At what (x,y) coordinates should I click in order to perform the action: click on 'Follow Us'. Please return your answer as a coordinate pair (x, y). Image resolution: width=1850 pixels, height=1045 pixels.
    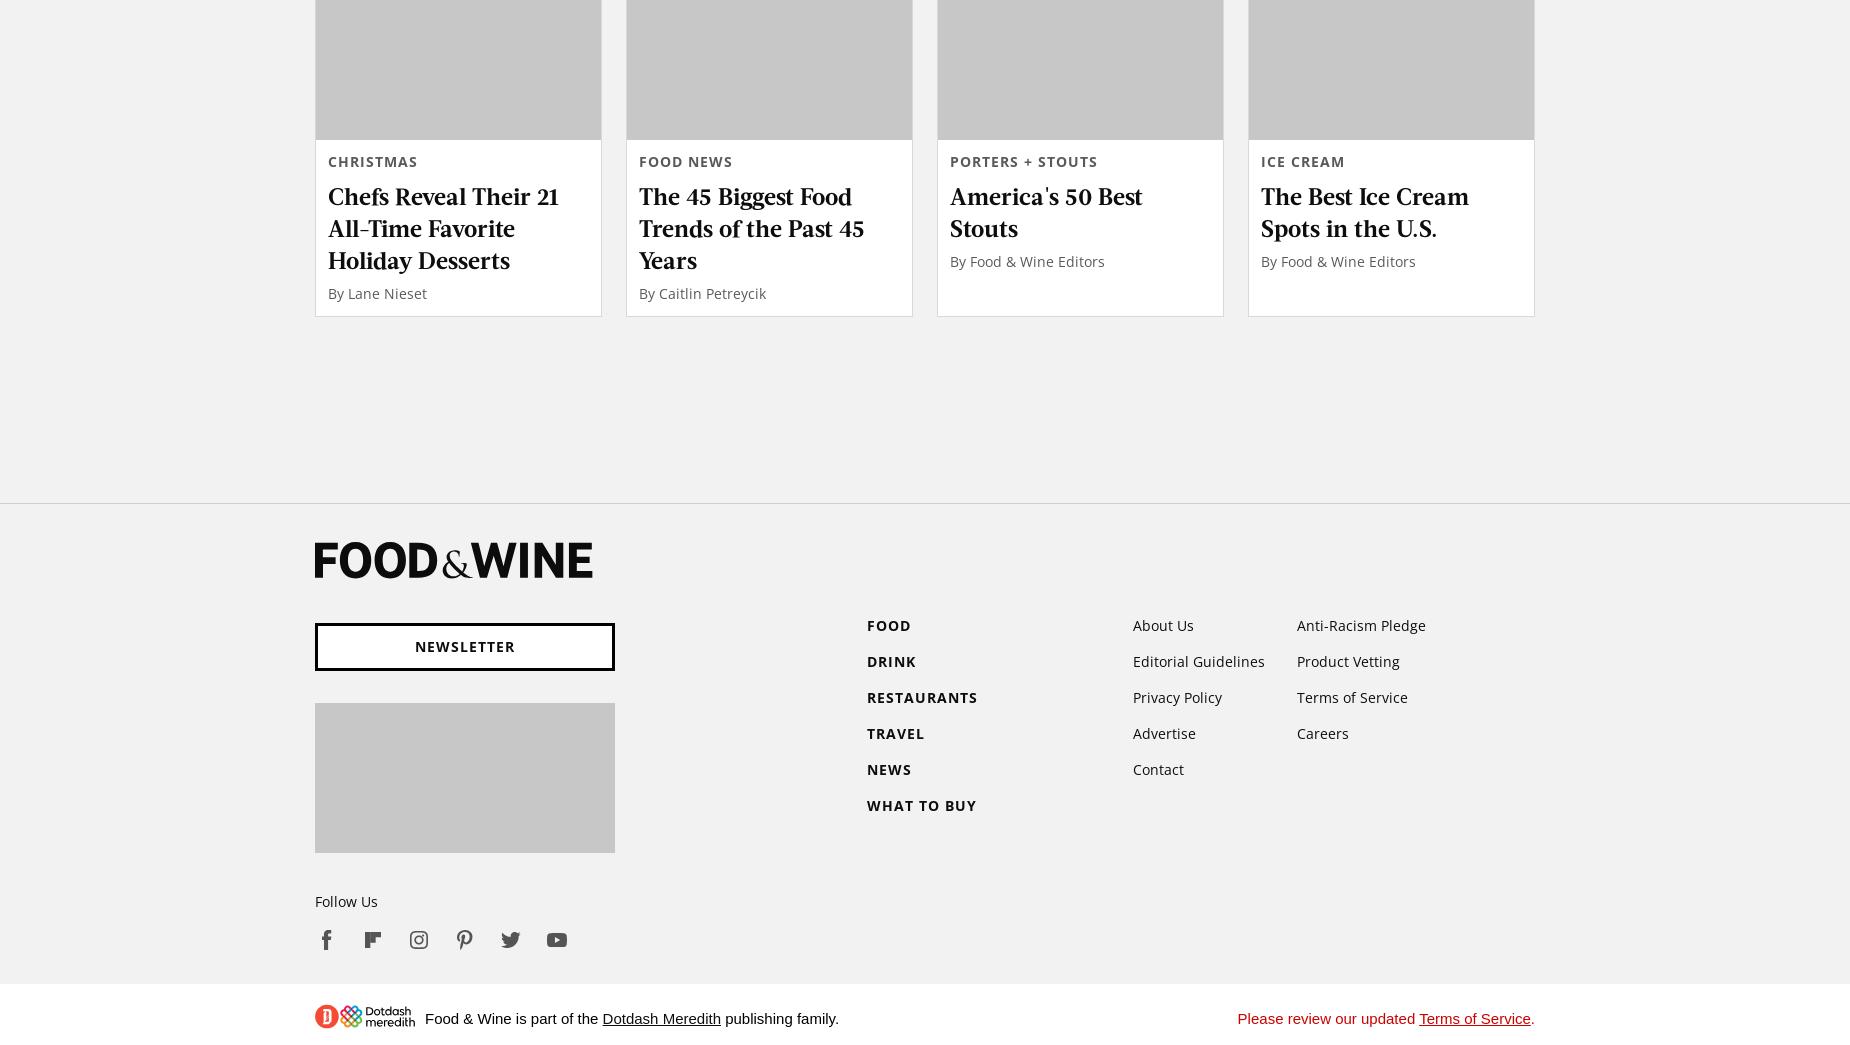
    Looking at the image, I should click on (345, 900).